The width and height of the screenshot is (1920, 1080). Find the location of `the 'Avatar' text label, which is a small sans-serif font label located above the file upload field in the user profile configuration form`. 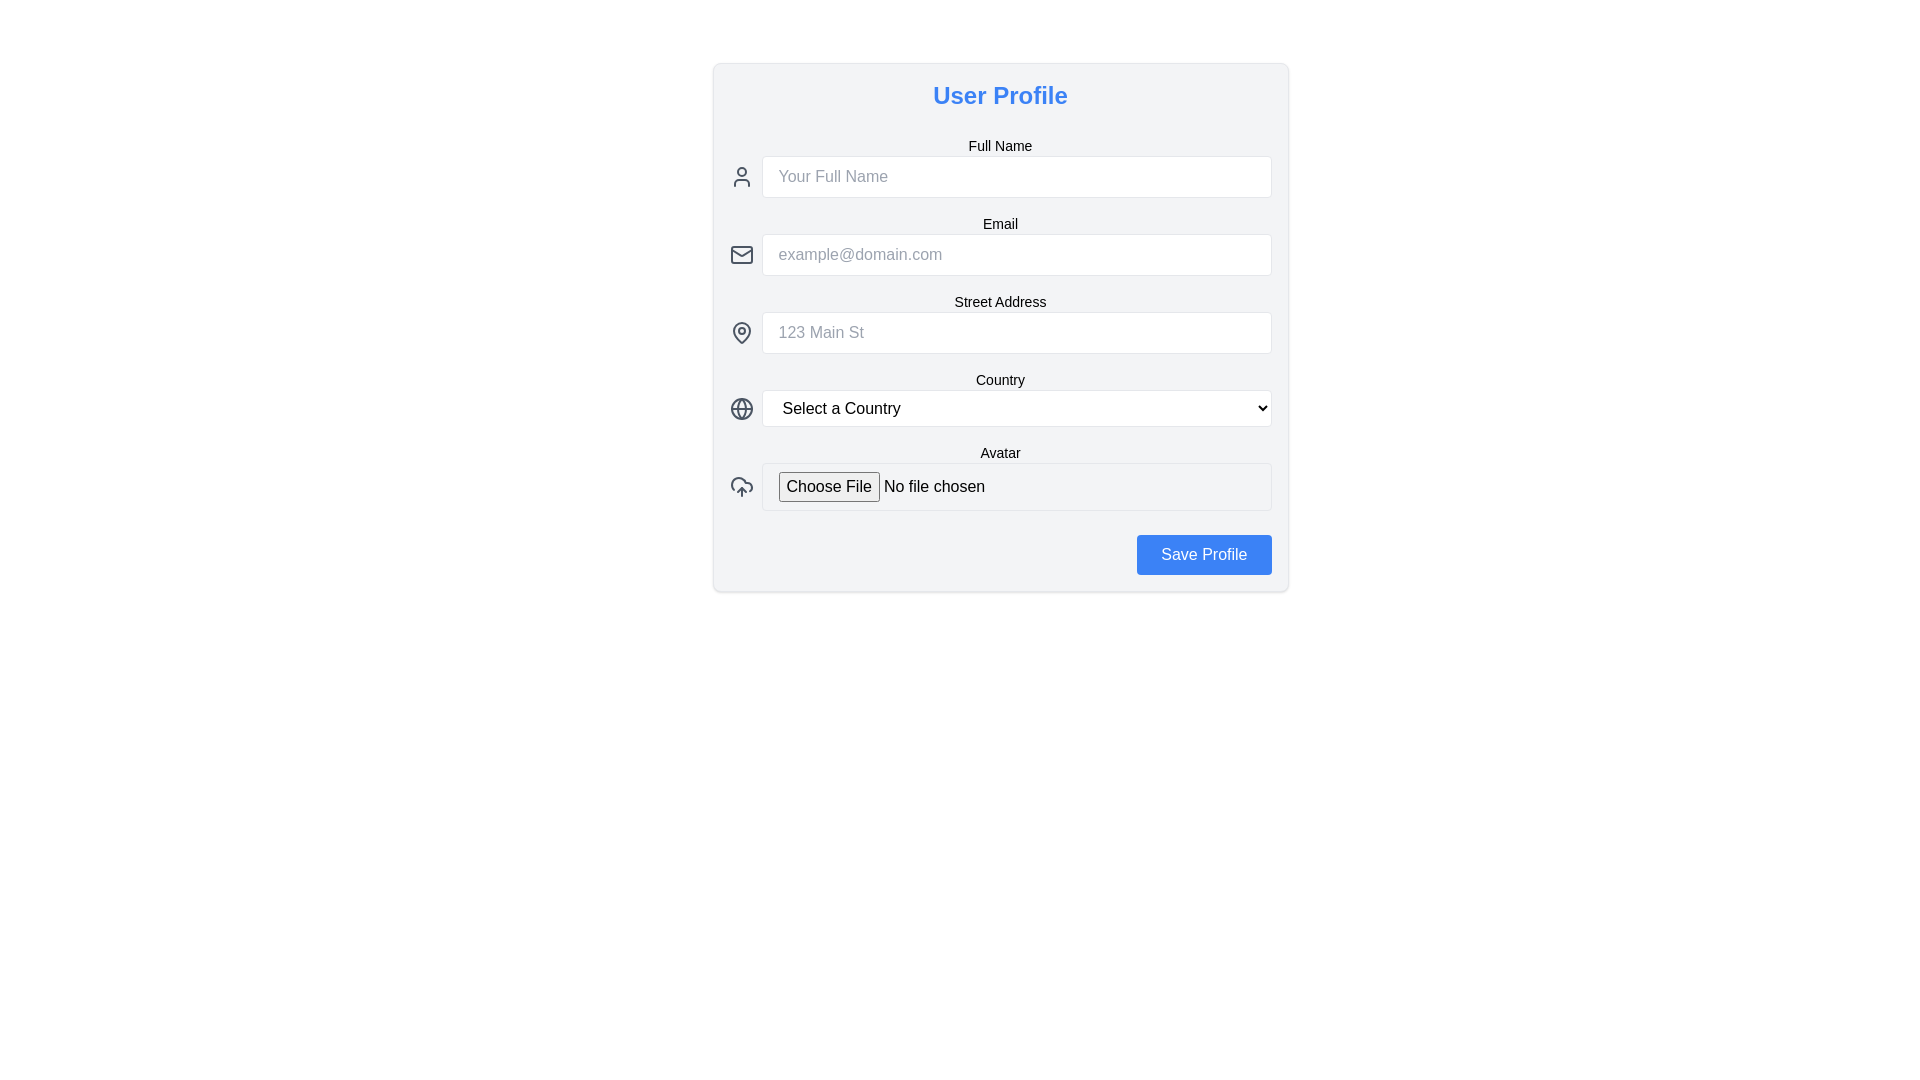

the 'Avatar' text label, which is a small sans-serif font label located above the file upload field in the user profile configuration form is located at coordinates (1000, 452).